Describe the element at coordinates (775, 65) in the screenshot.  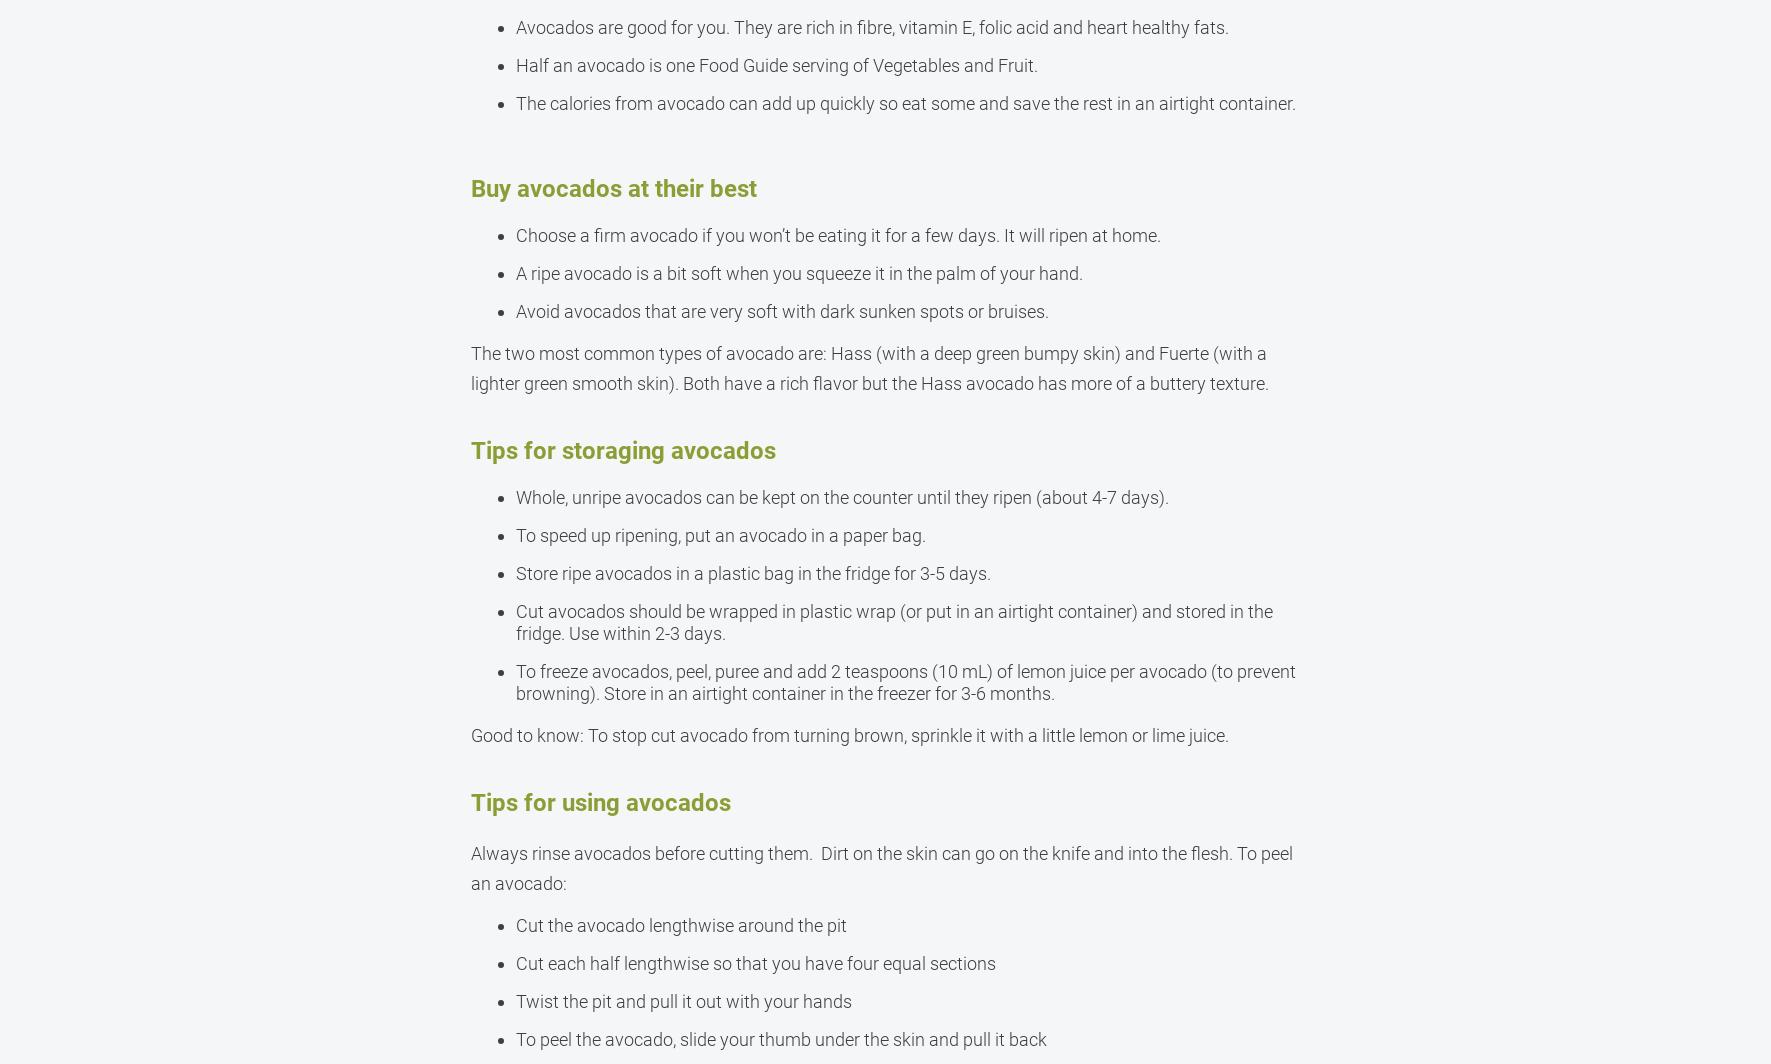
I see `'Half an avocado is one Food Guide serving of Vegetables and Fruit.'` at that location.